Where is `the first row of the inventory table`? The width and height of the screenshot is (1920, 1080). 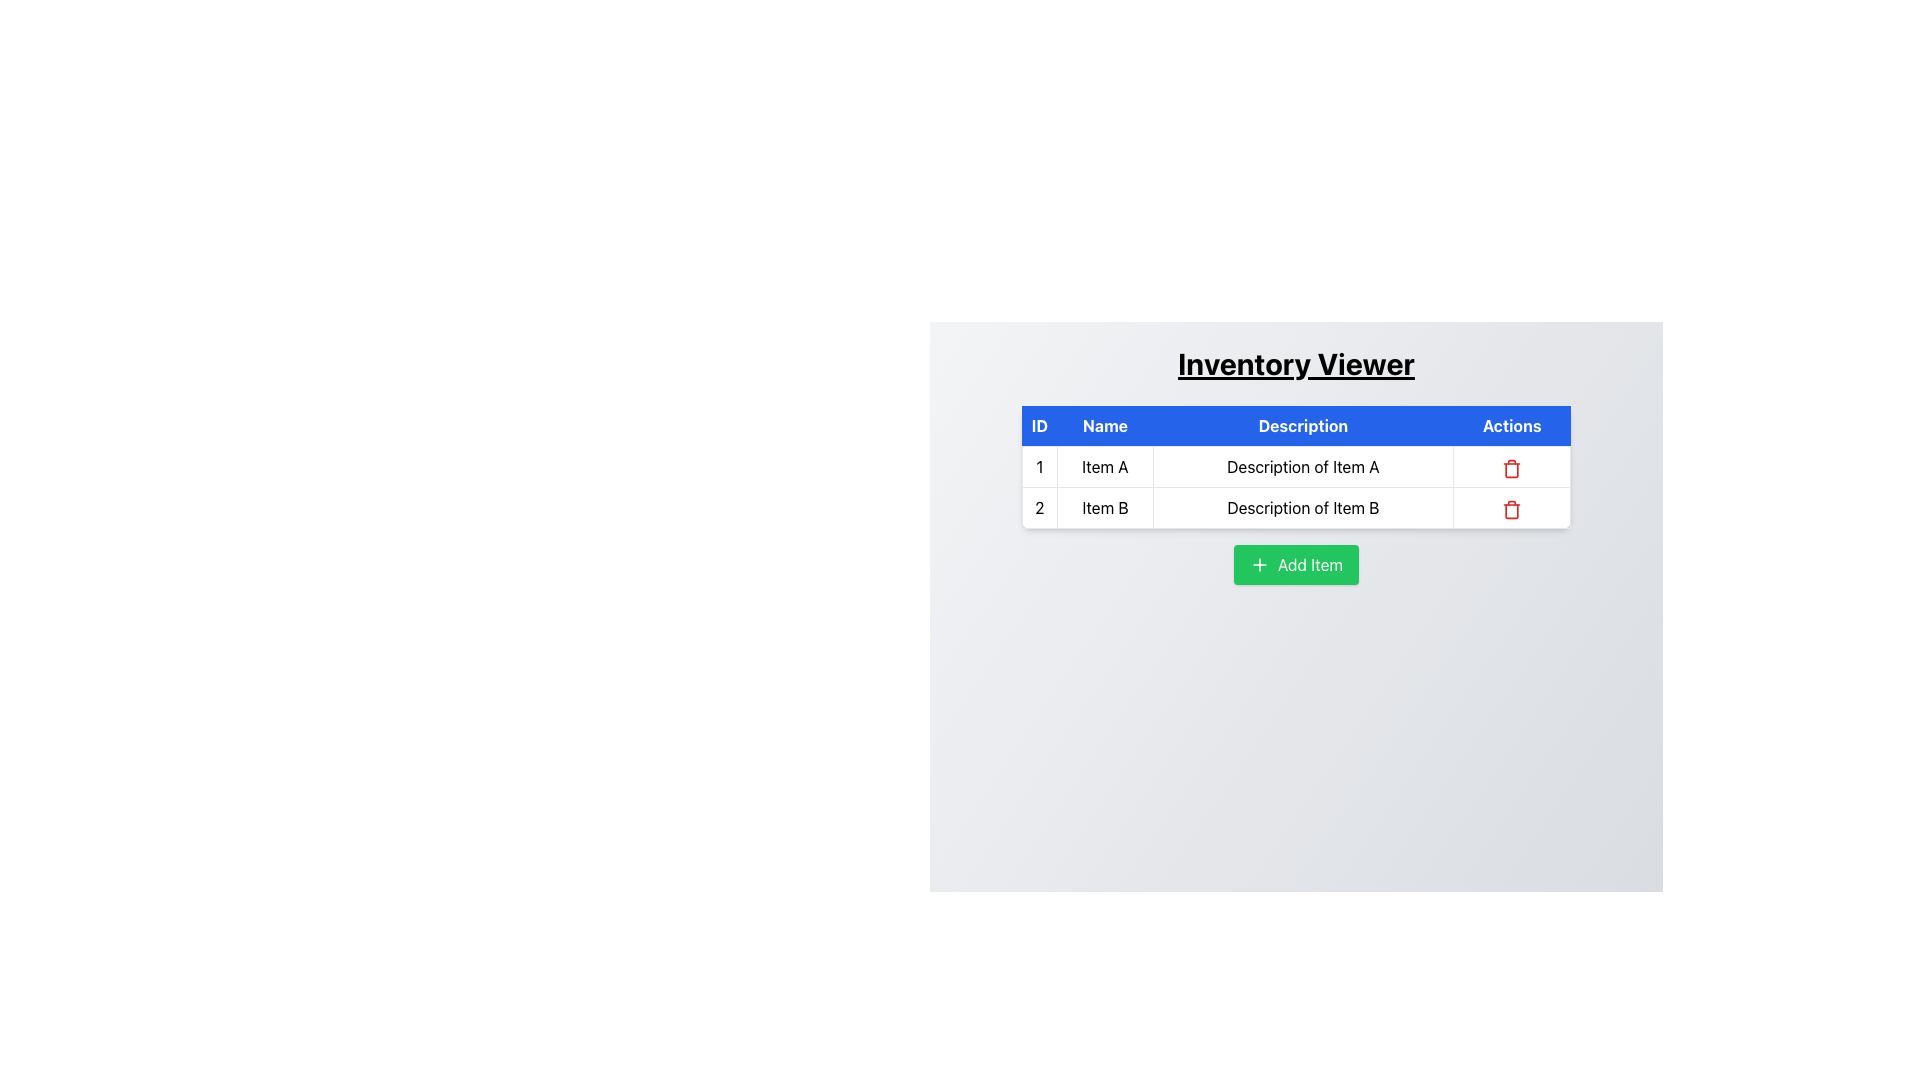
the first row of the inventory table is located at coordinates (1296, 466).